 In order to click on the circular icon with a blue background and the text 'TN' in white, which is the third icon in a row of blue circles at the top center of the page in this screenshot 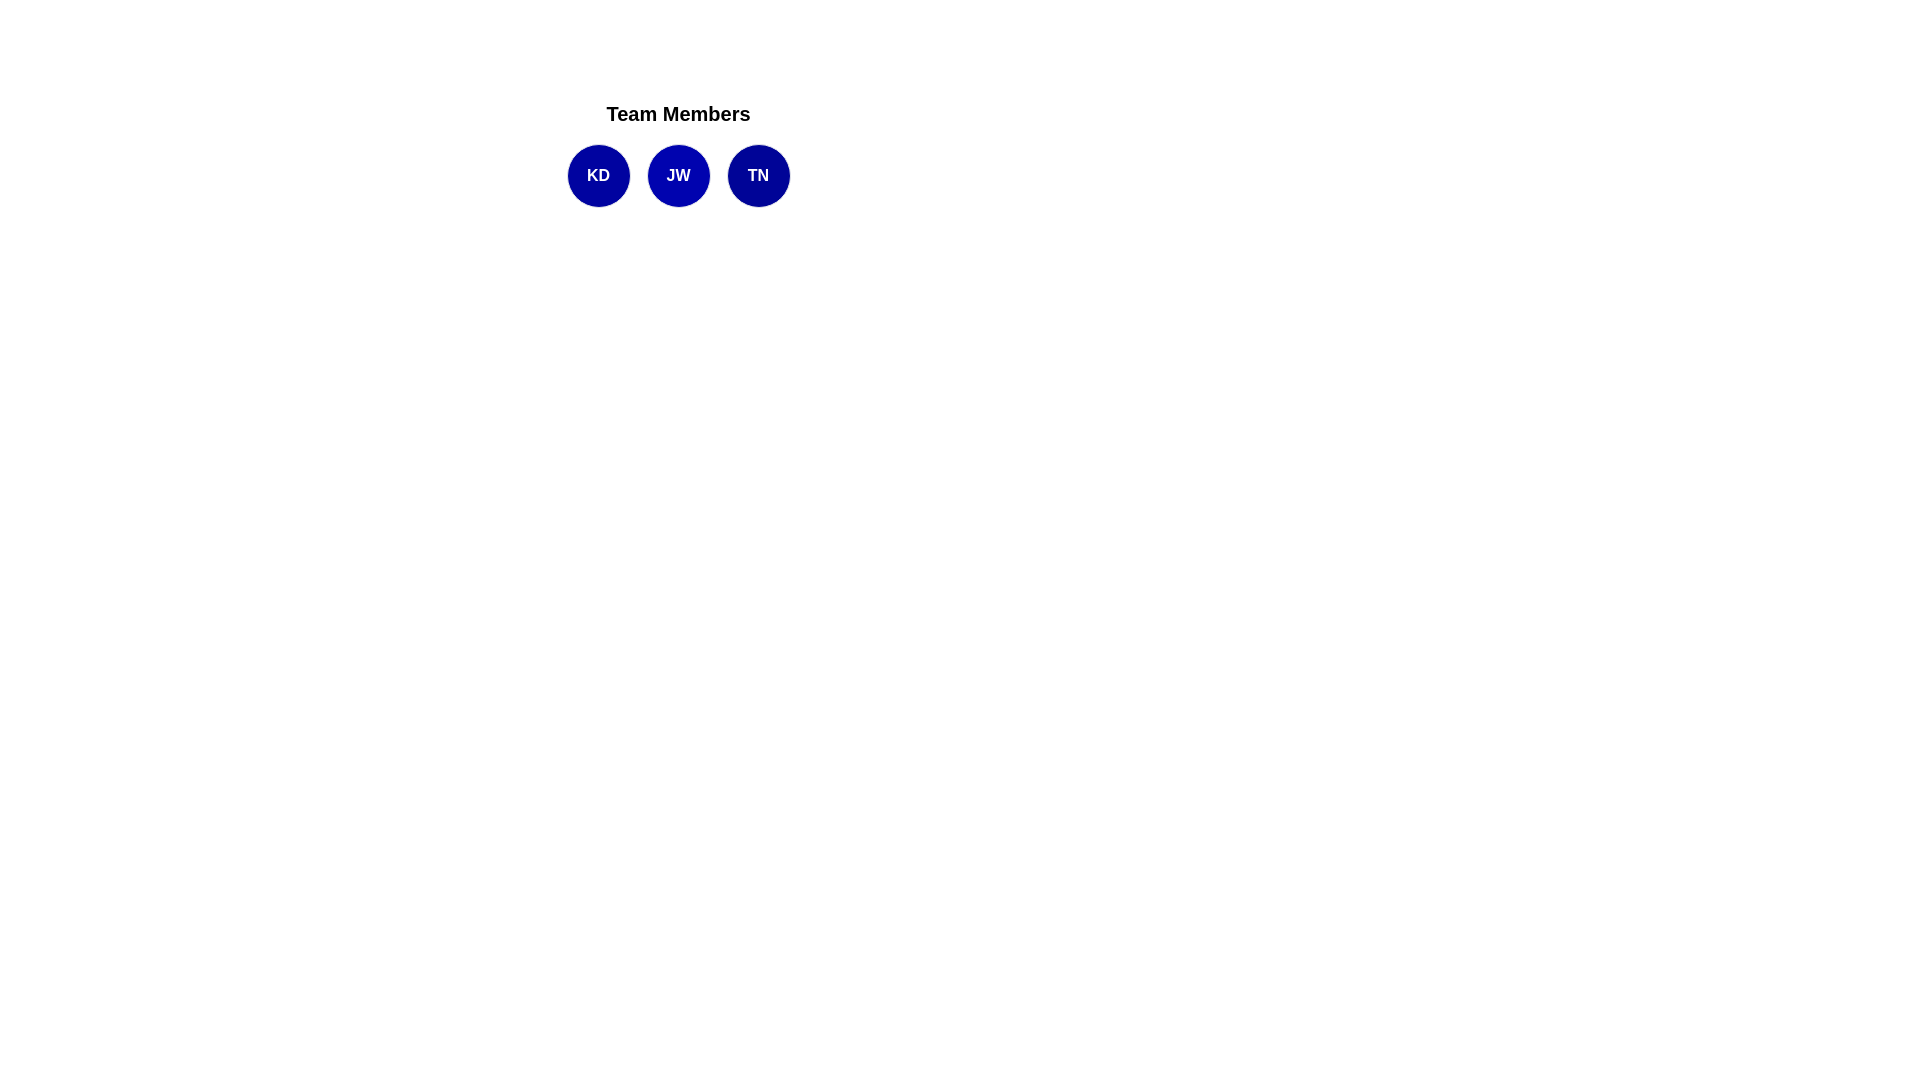, I will do `click(757, 175)`.